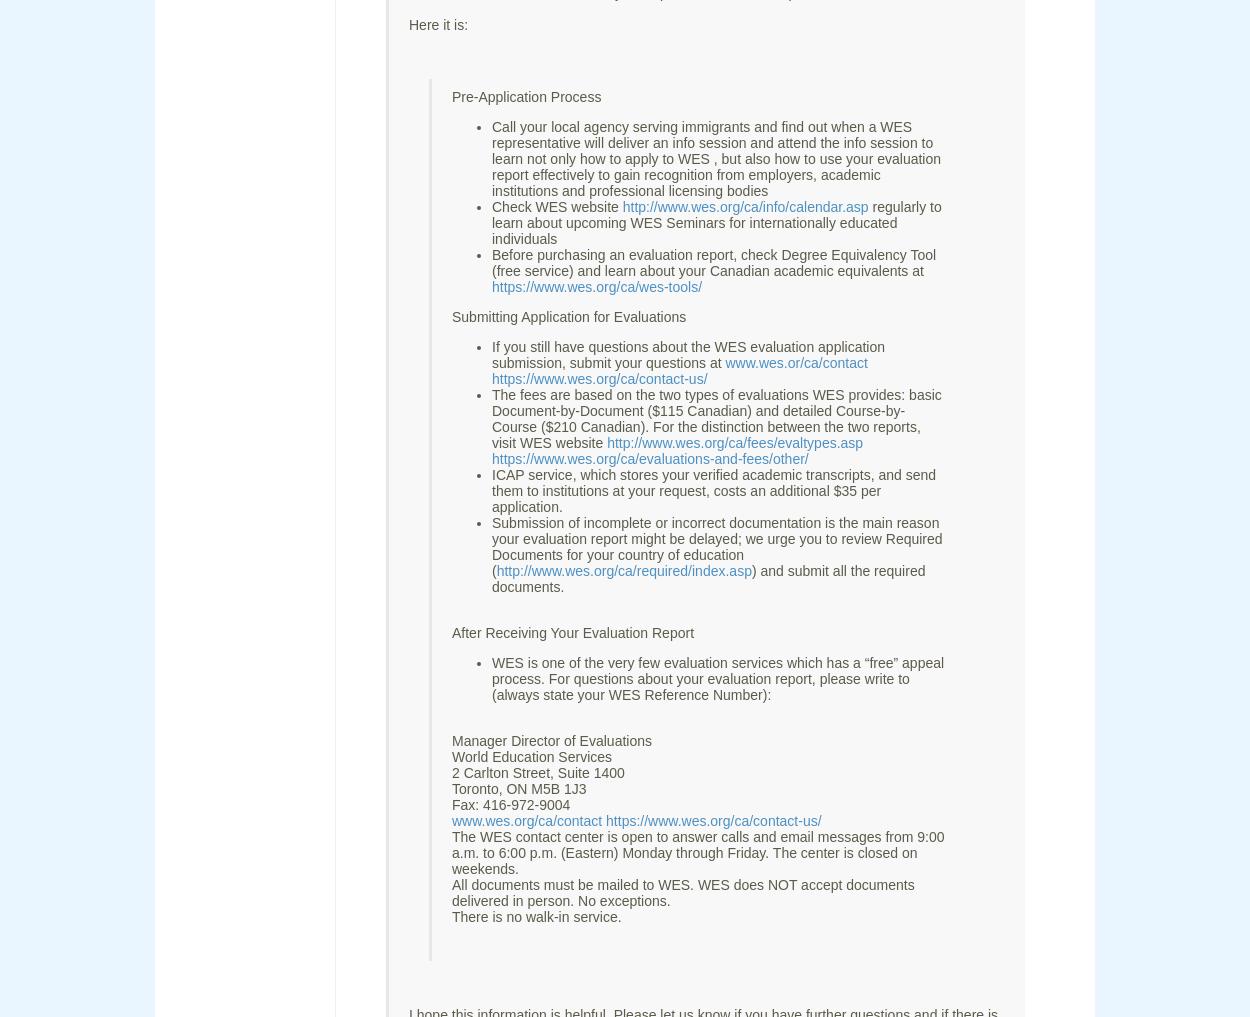  Describe the element at coordinates (536, 916) in the screenshot. I see `'There is no walk-in service.'` at that location.